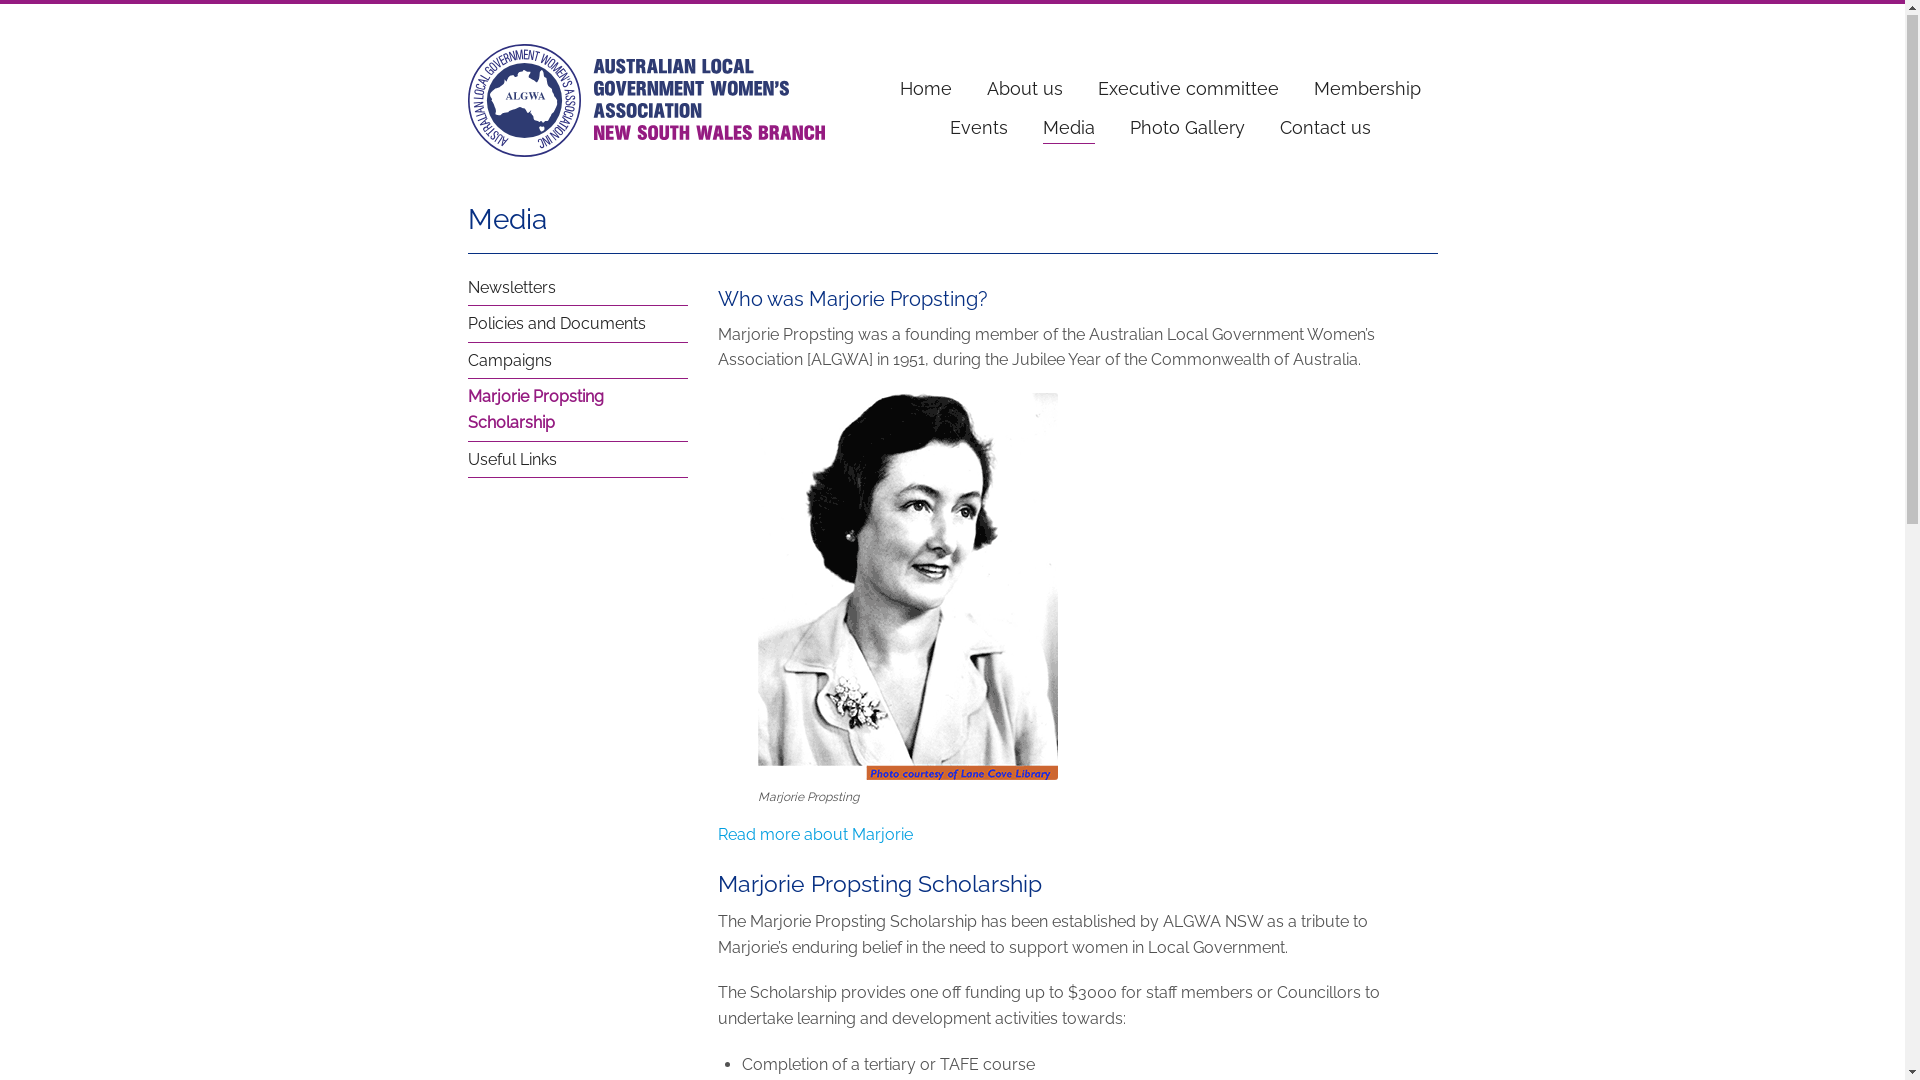  I want to click on 'About us', so click(987, 88).